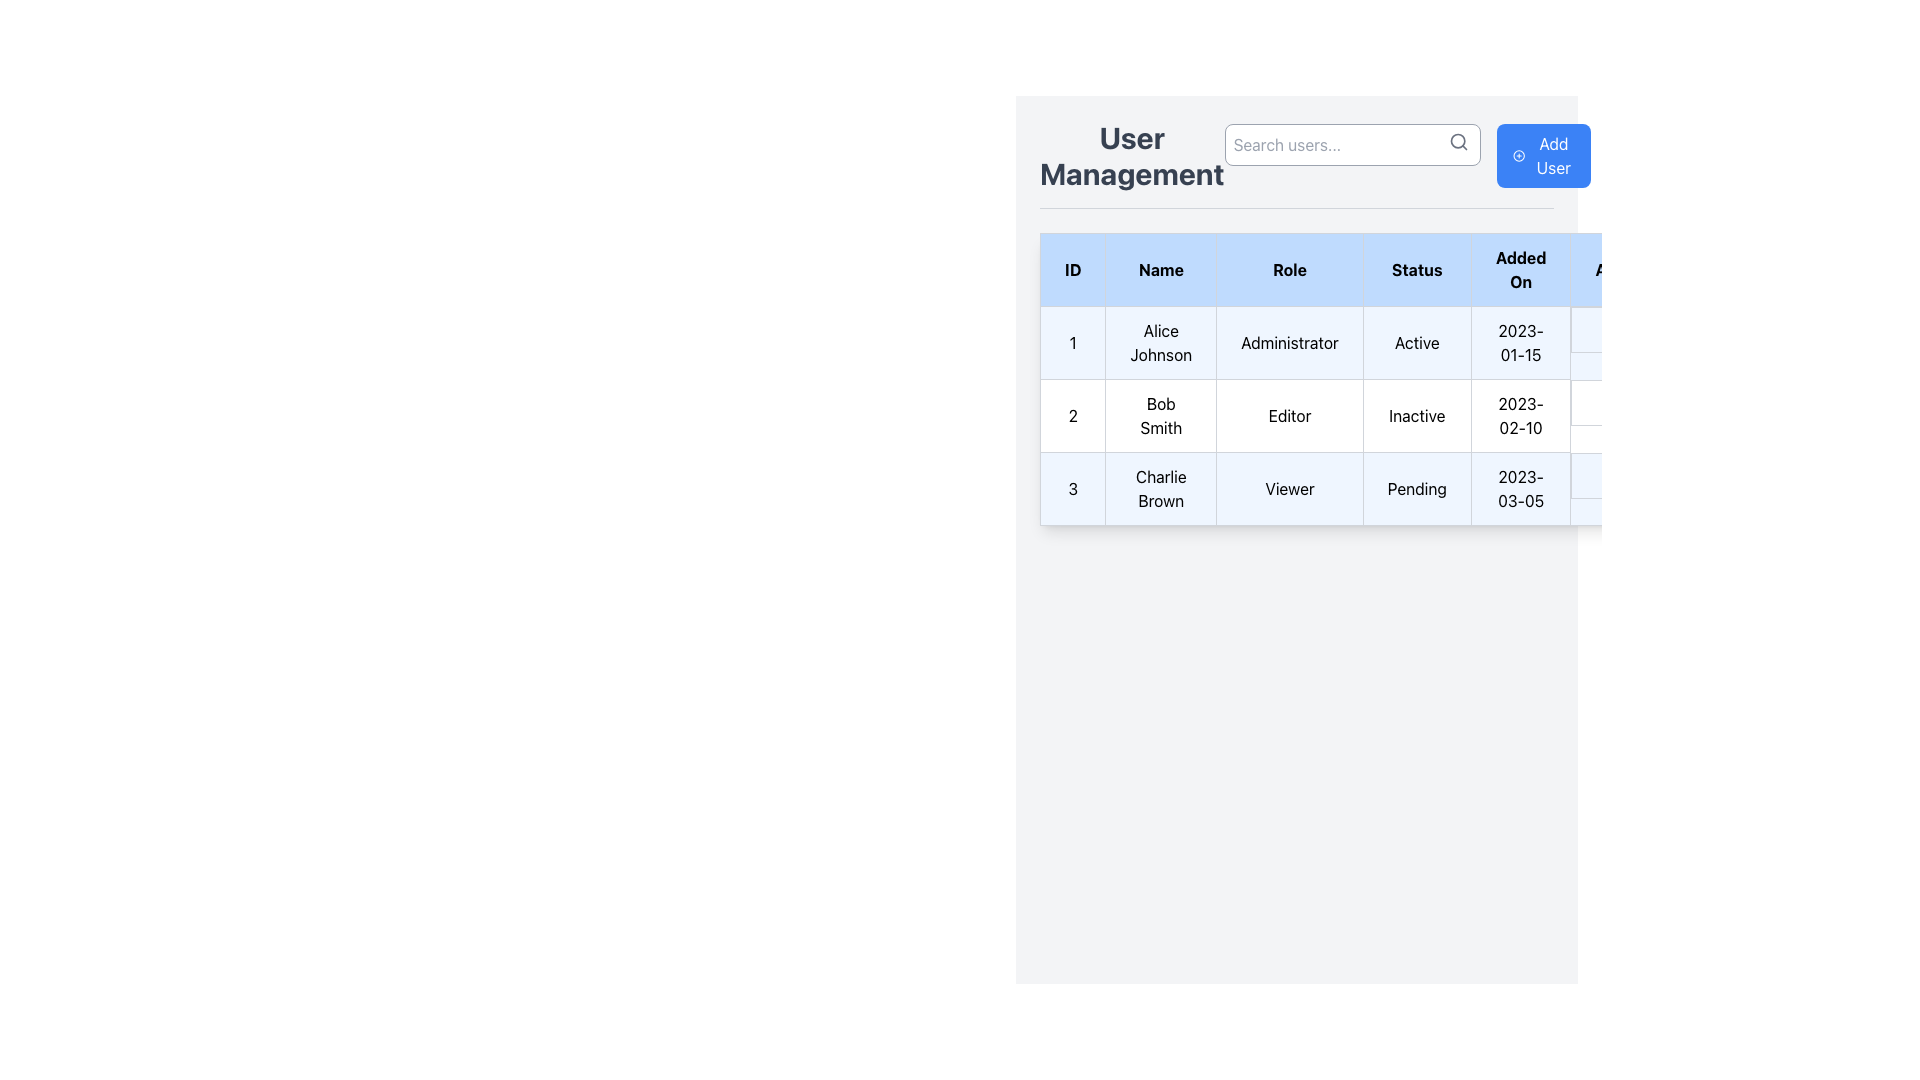 The height and width of the screenshot is (1080, 1920). I want to click on the static text element displaying the role 'Administrator' assigned to the user 'Alice Johnson' in the third box of the first data row of the table, so click(1290, 342).